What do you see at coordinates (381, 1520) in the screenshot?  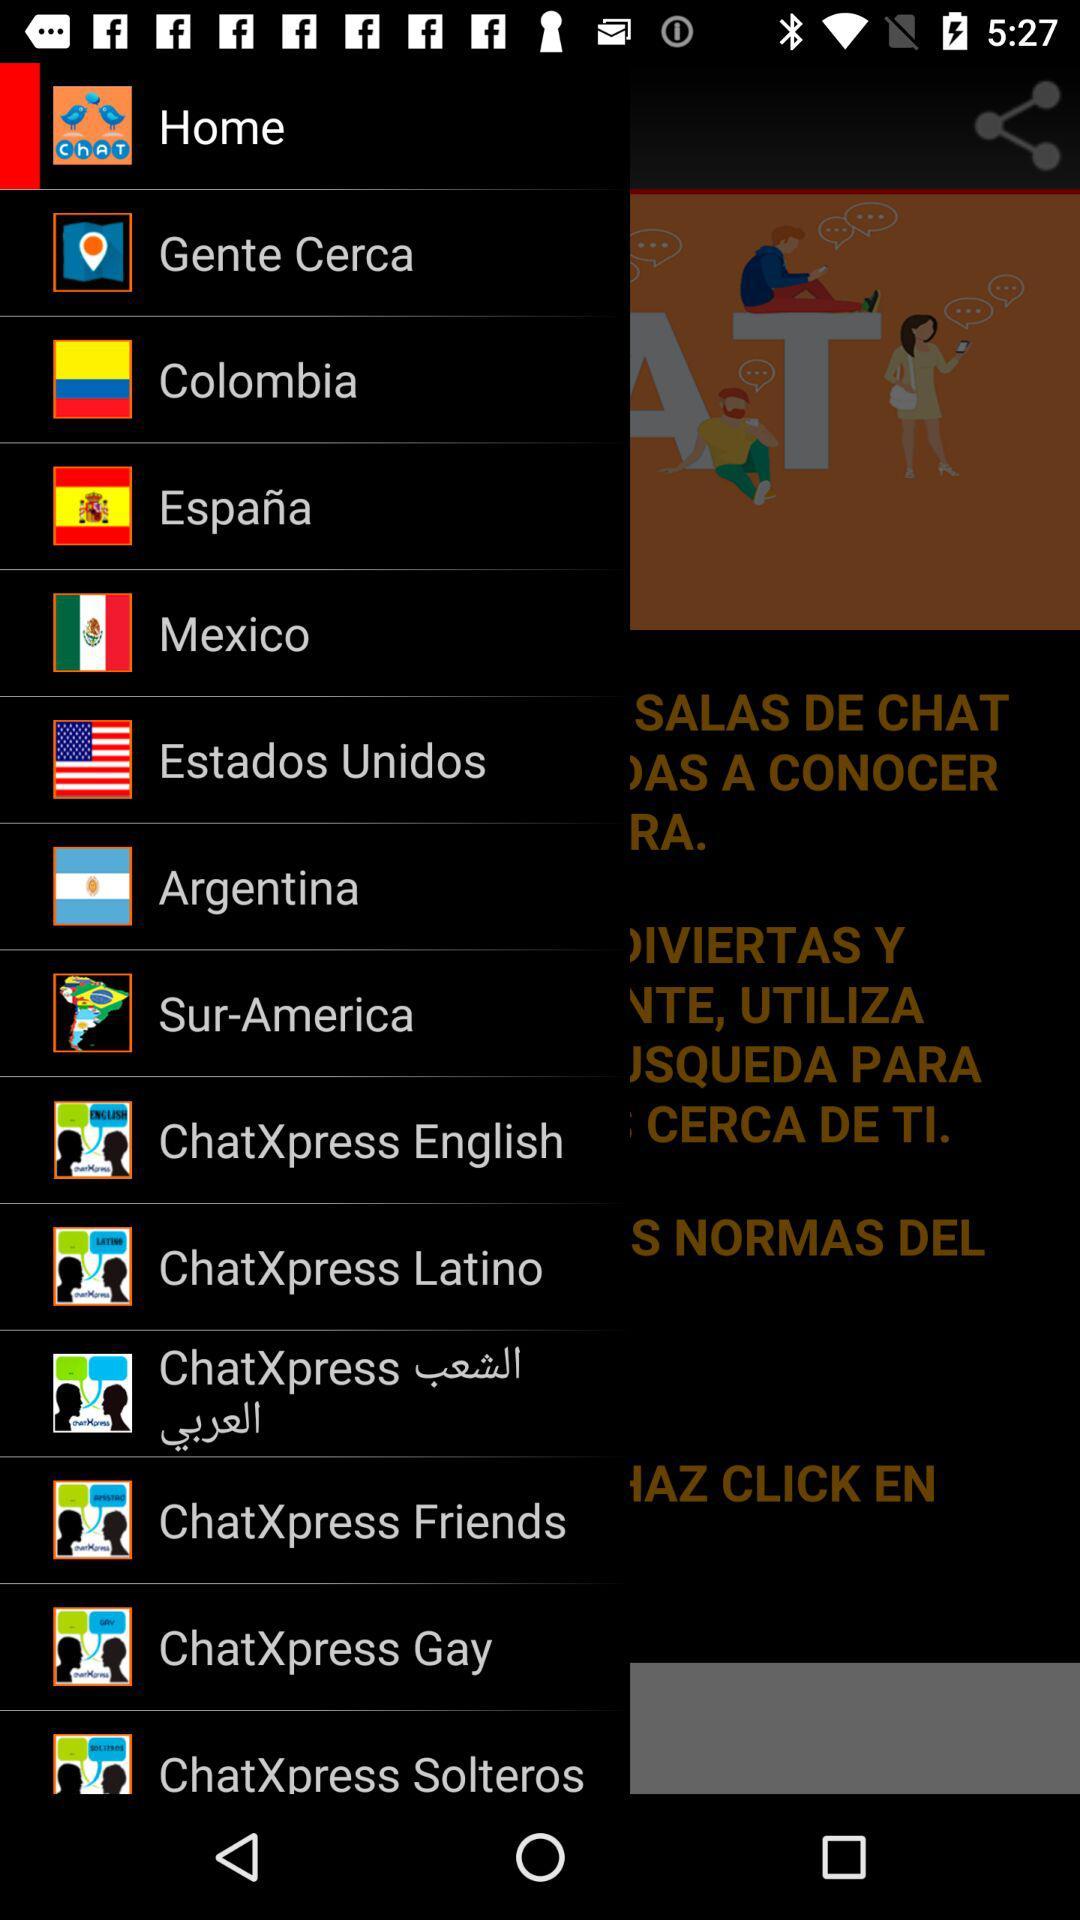 I see `icon above chatxpress gay item` at bounding box center [381, 1520].